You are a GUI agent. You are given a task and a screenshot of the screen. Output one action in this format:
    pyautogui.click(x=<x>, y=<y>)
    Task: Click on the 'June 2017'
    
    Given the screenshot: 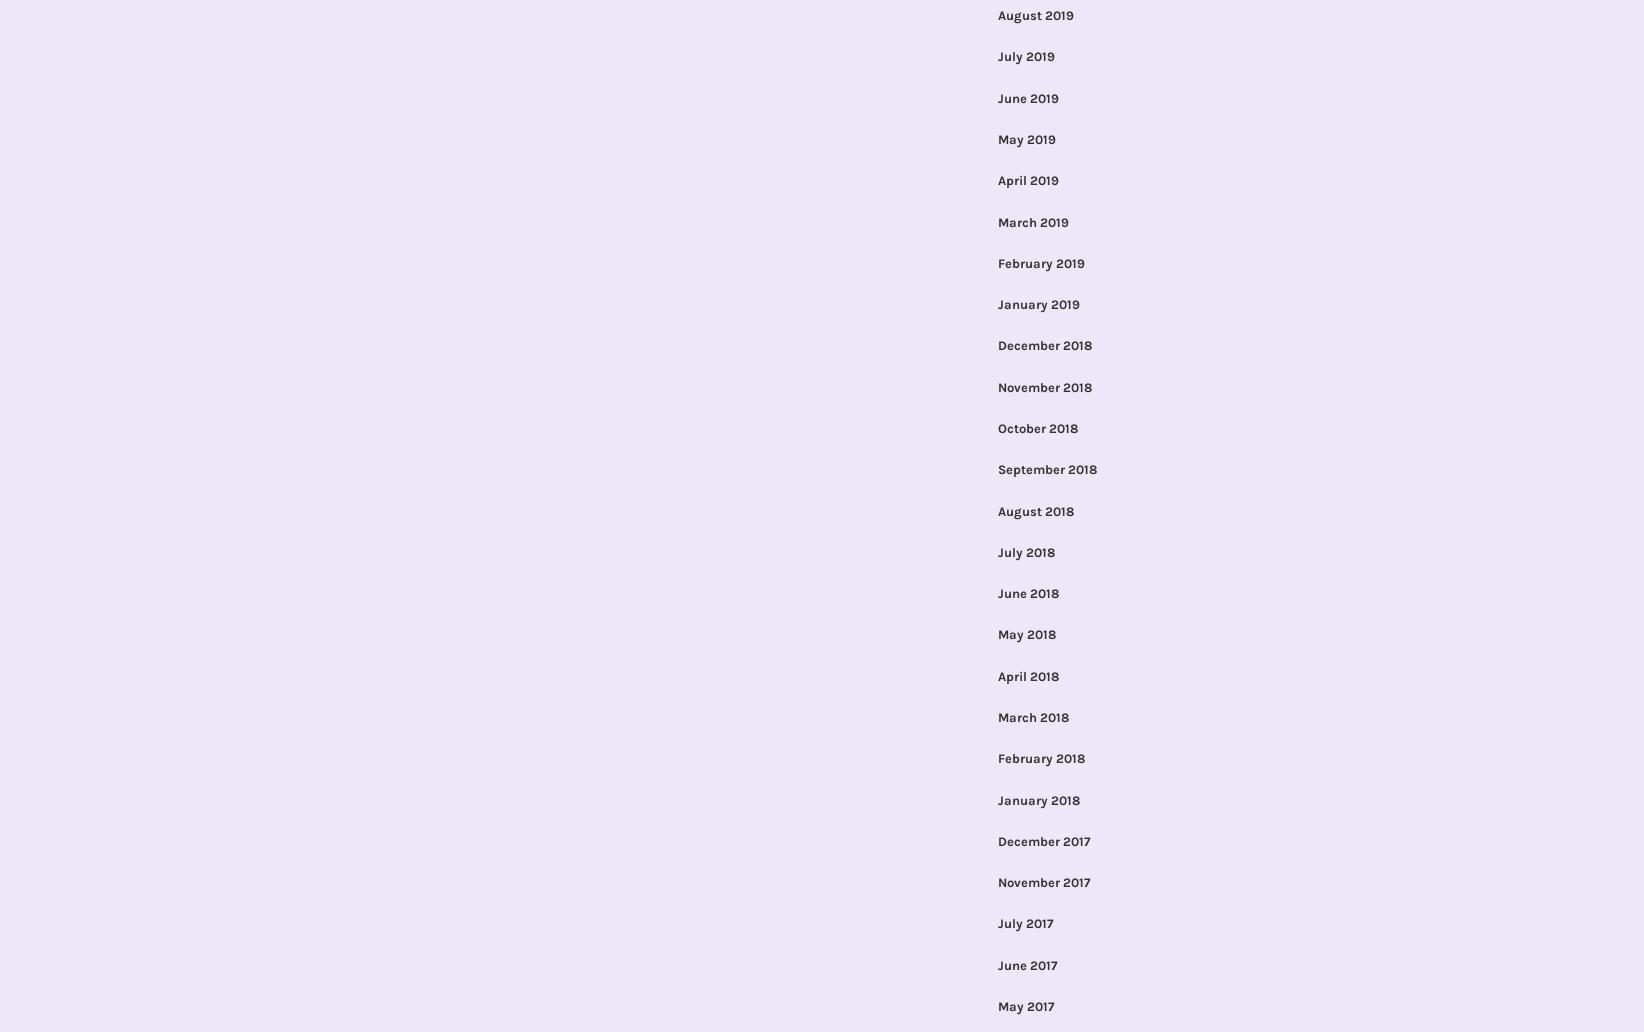 What is the action you would take?
    pyautogui.click(x=1025, y=963)
    